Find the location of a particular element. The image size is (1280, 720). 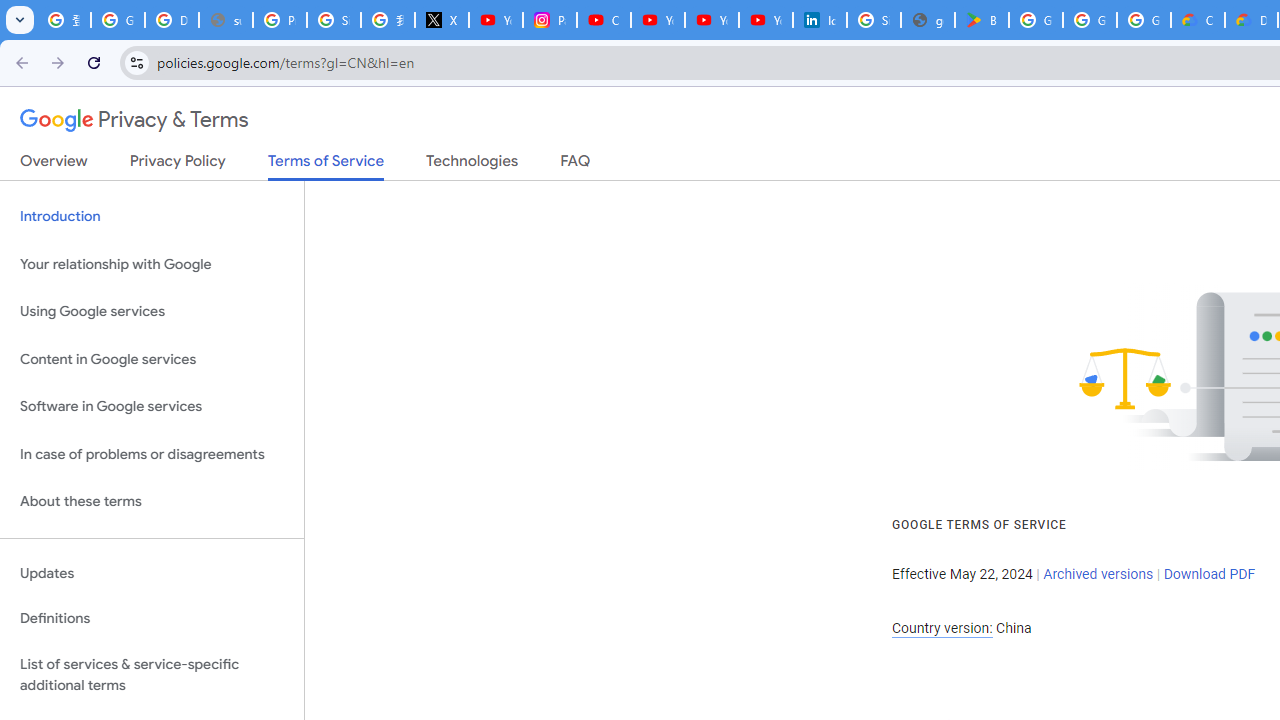

'Your relationship with Google' is located at coordinates (151, 263).